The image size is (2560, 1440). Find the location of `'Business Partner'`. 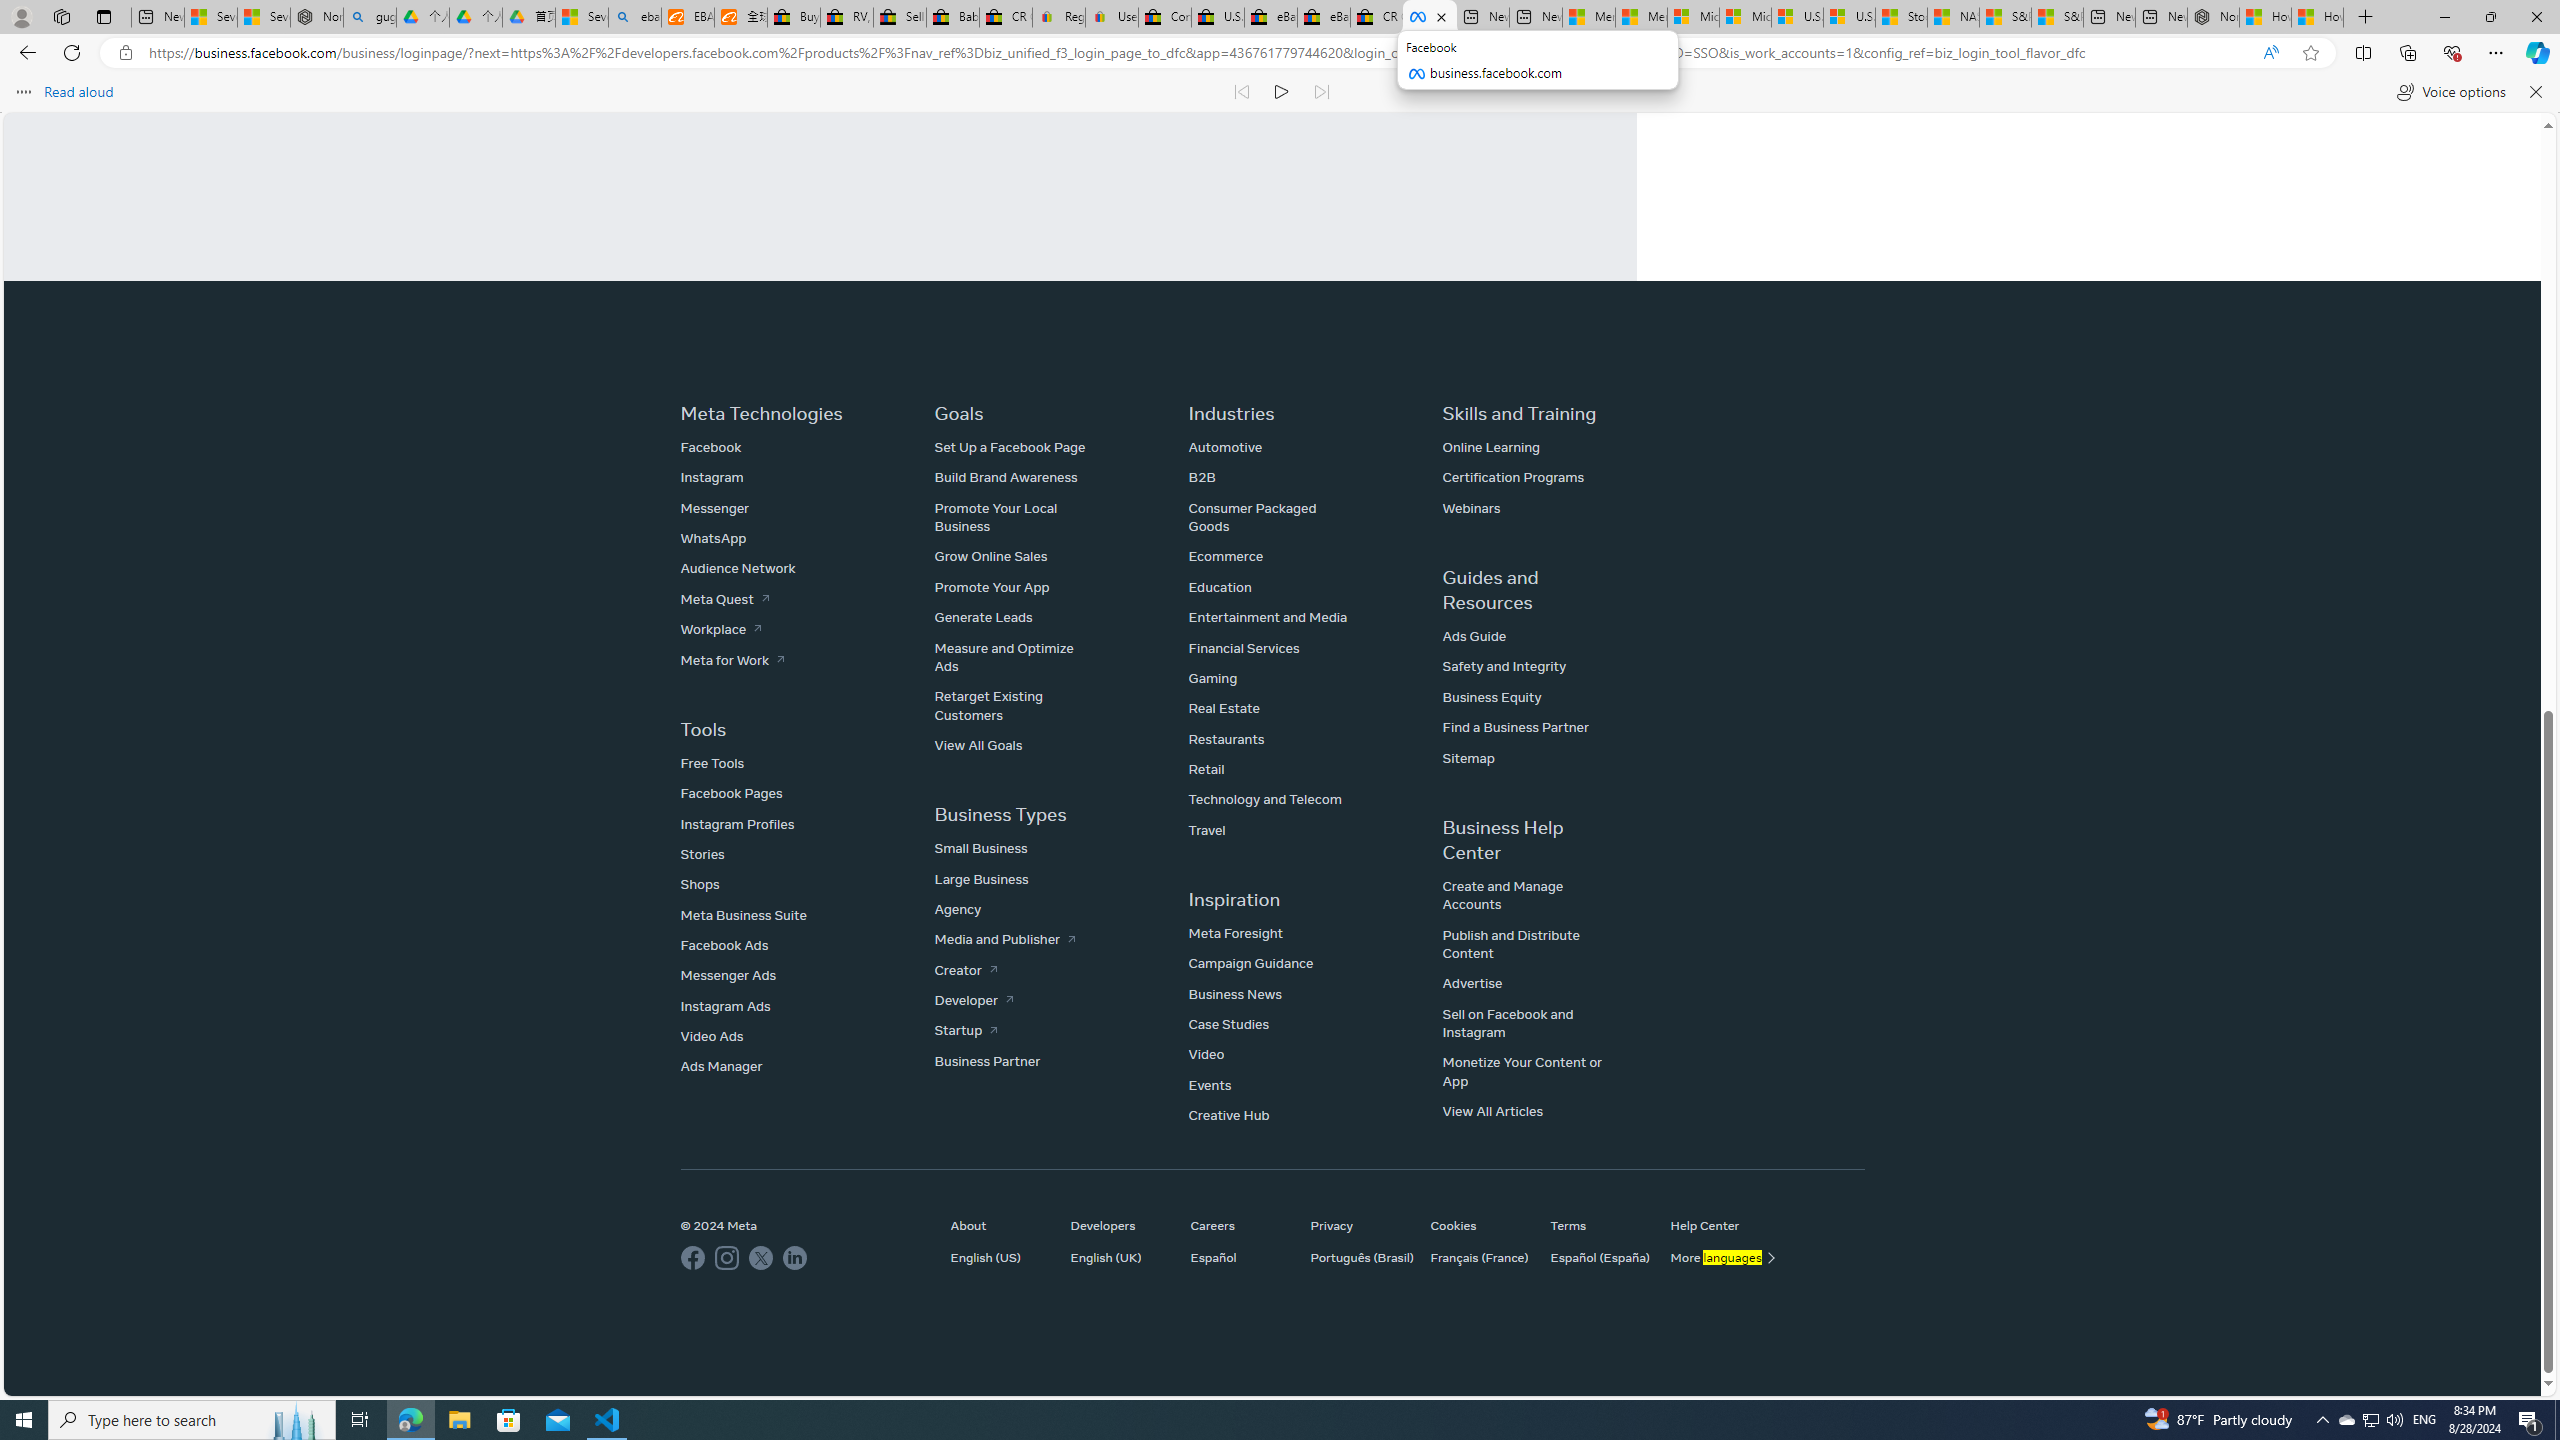

'Business Partner' is located at coordinates (987, 1060).